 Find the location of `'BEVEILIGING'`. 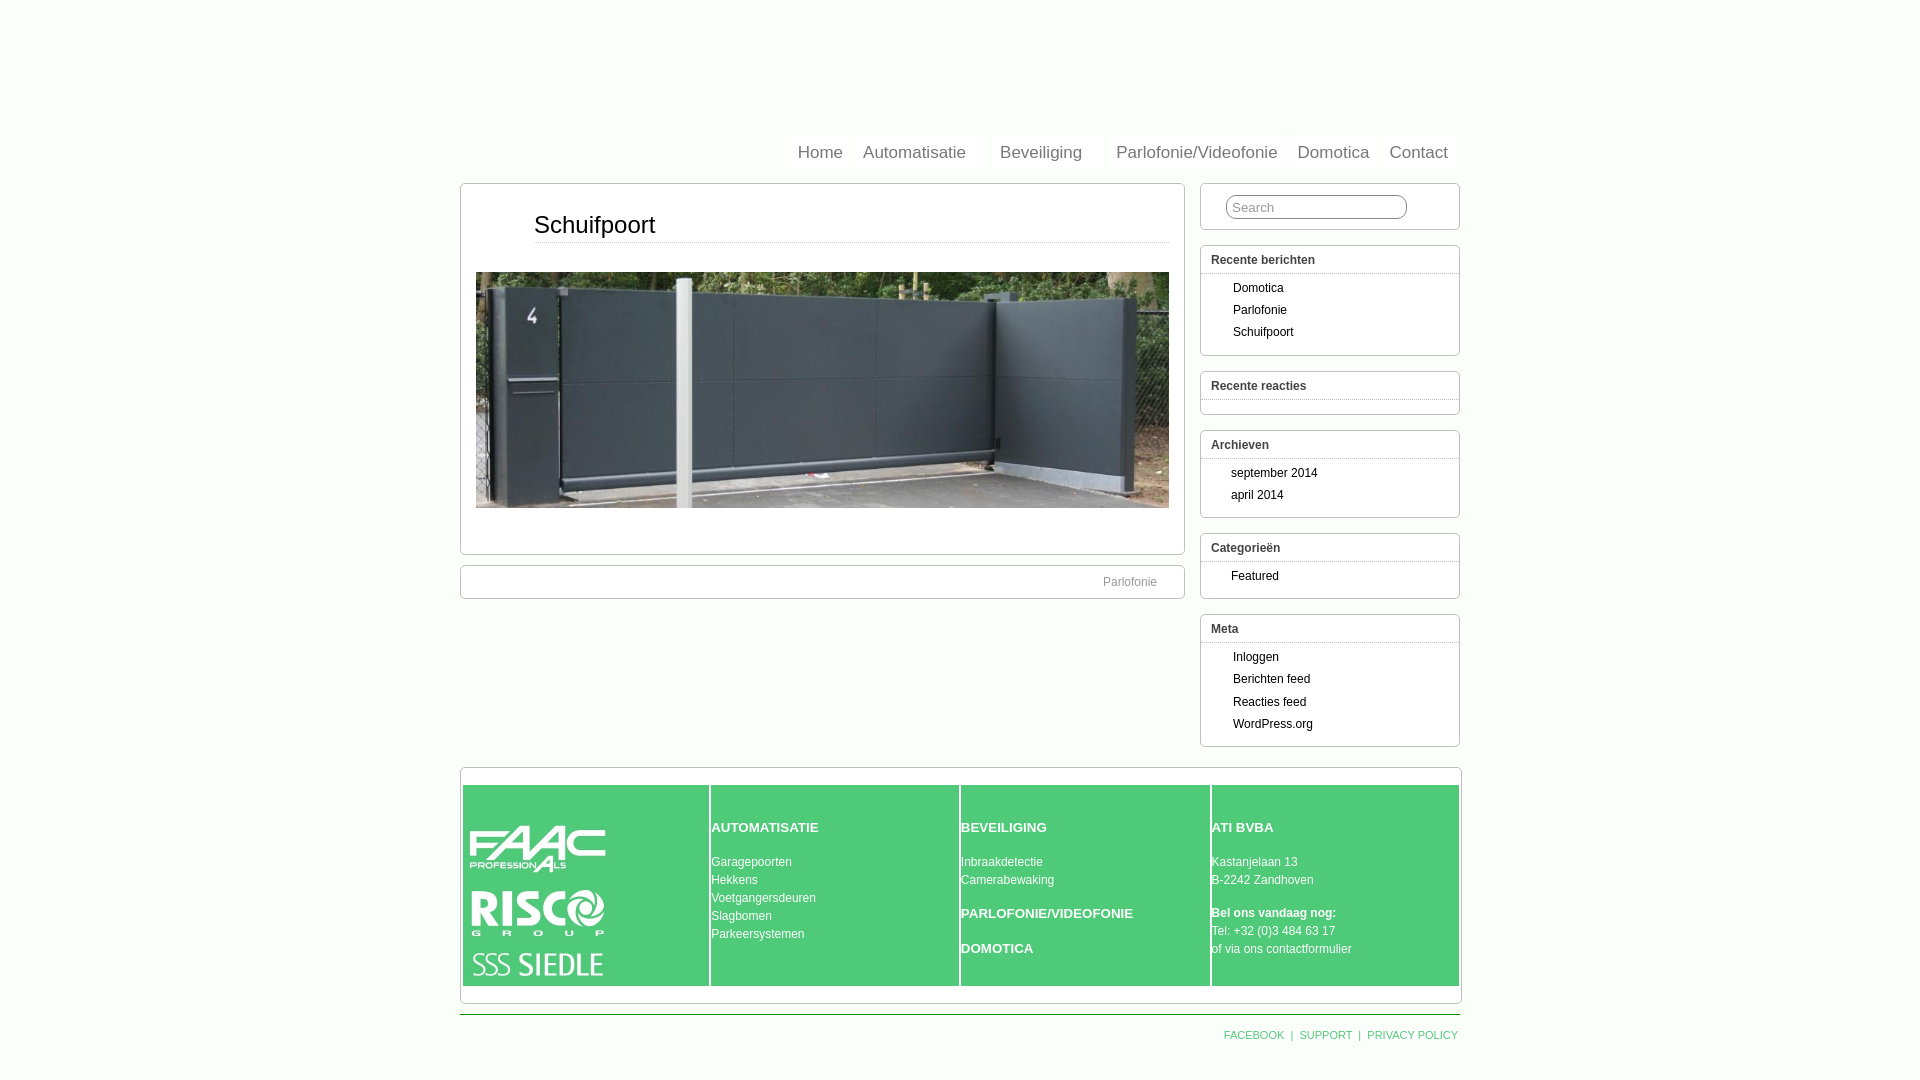

'BEVEILIGING' is located at coordinates (1003, 828).